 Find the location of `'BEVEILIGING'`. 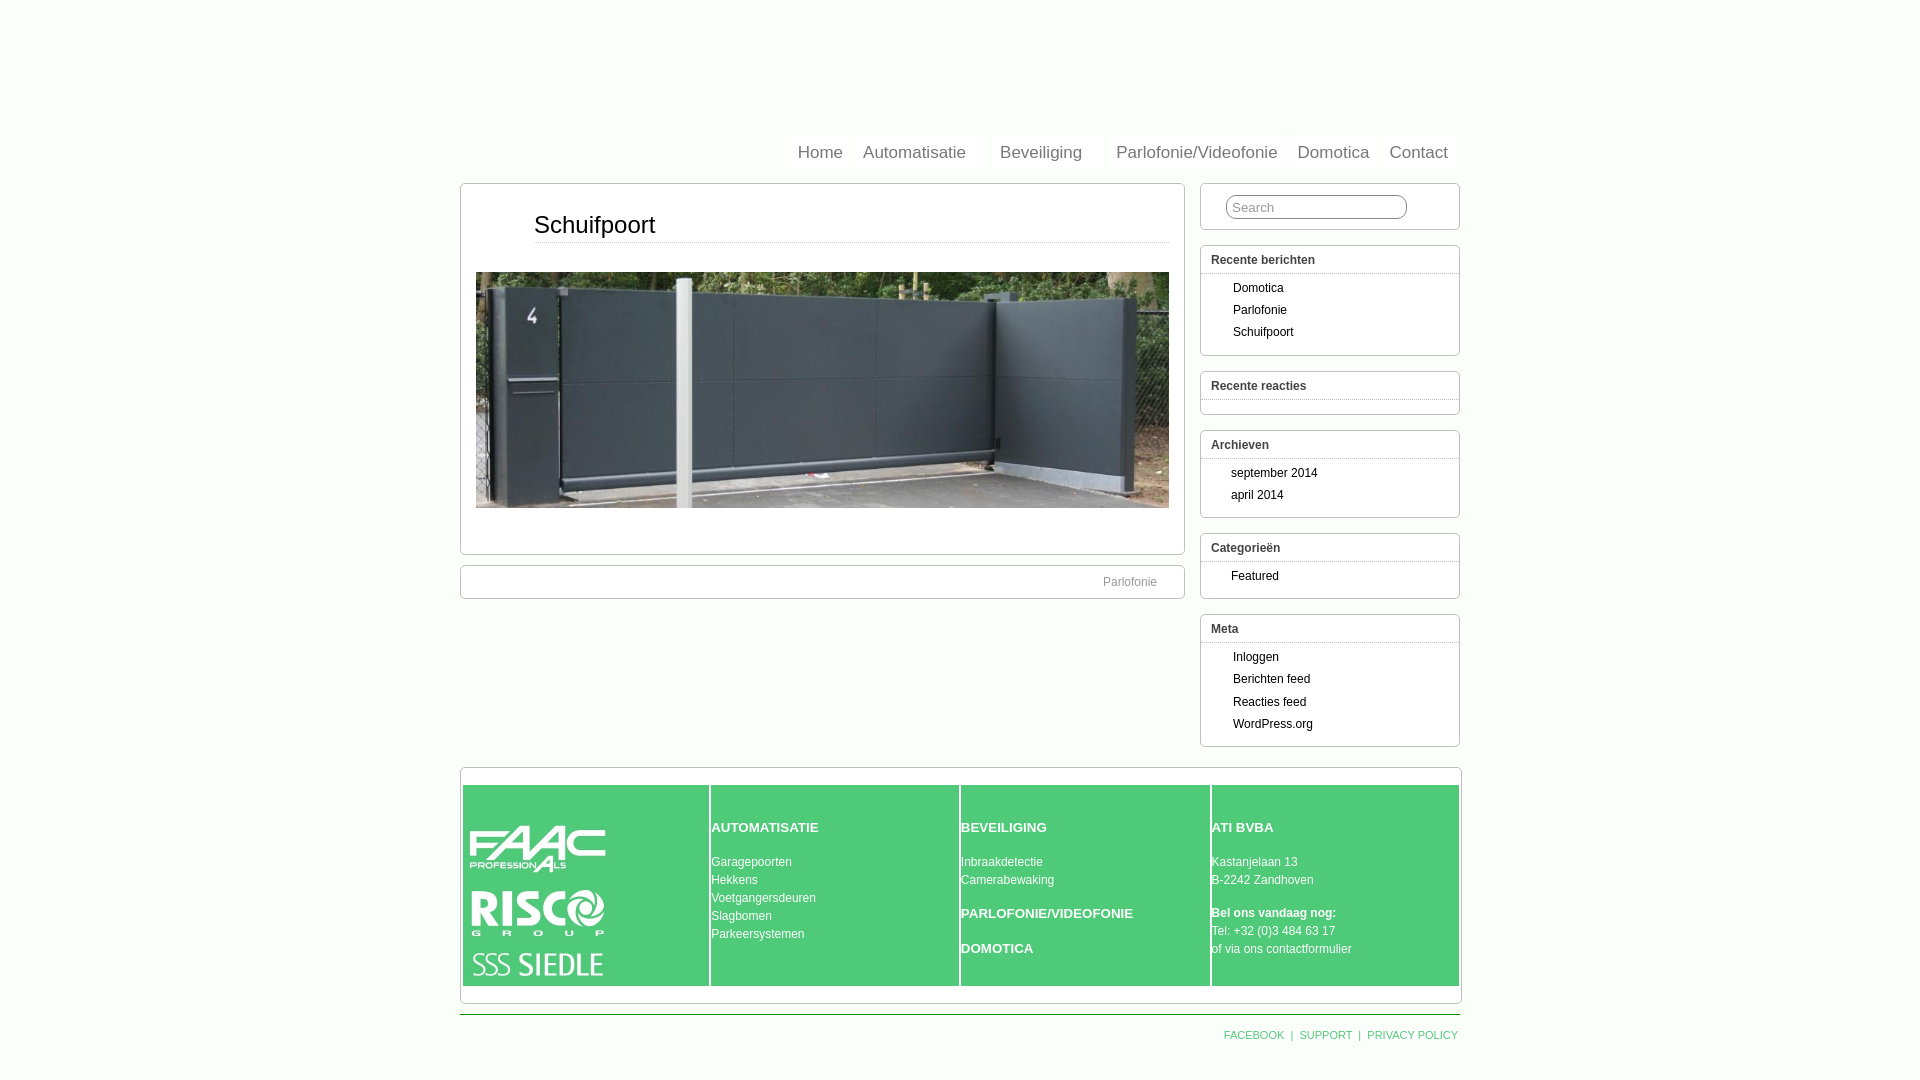

'BEVEILIGING' is located at coordinates (1003, 828).